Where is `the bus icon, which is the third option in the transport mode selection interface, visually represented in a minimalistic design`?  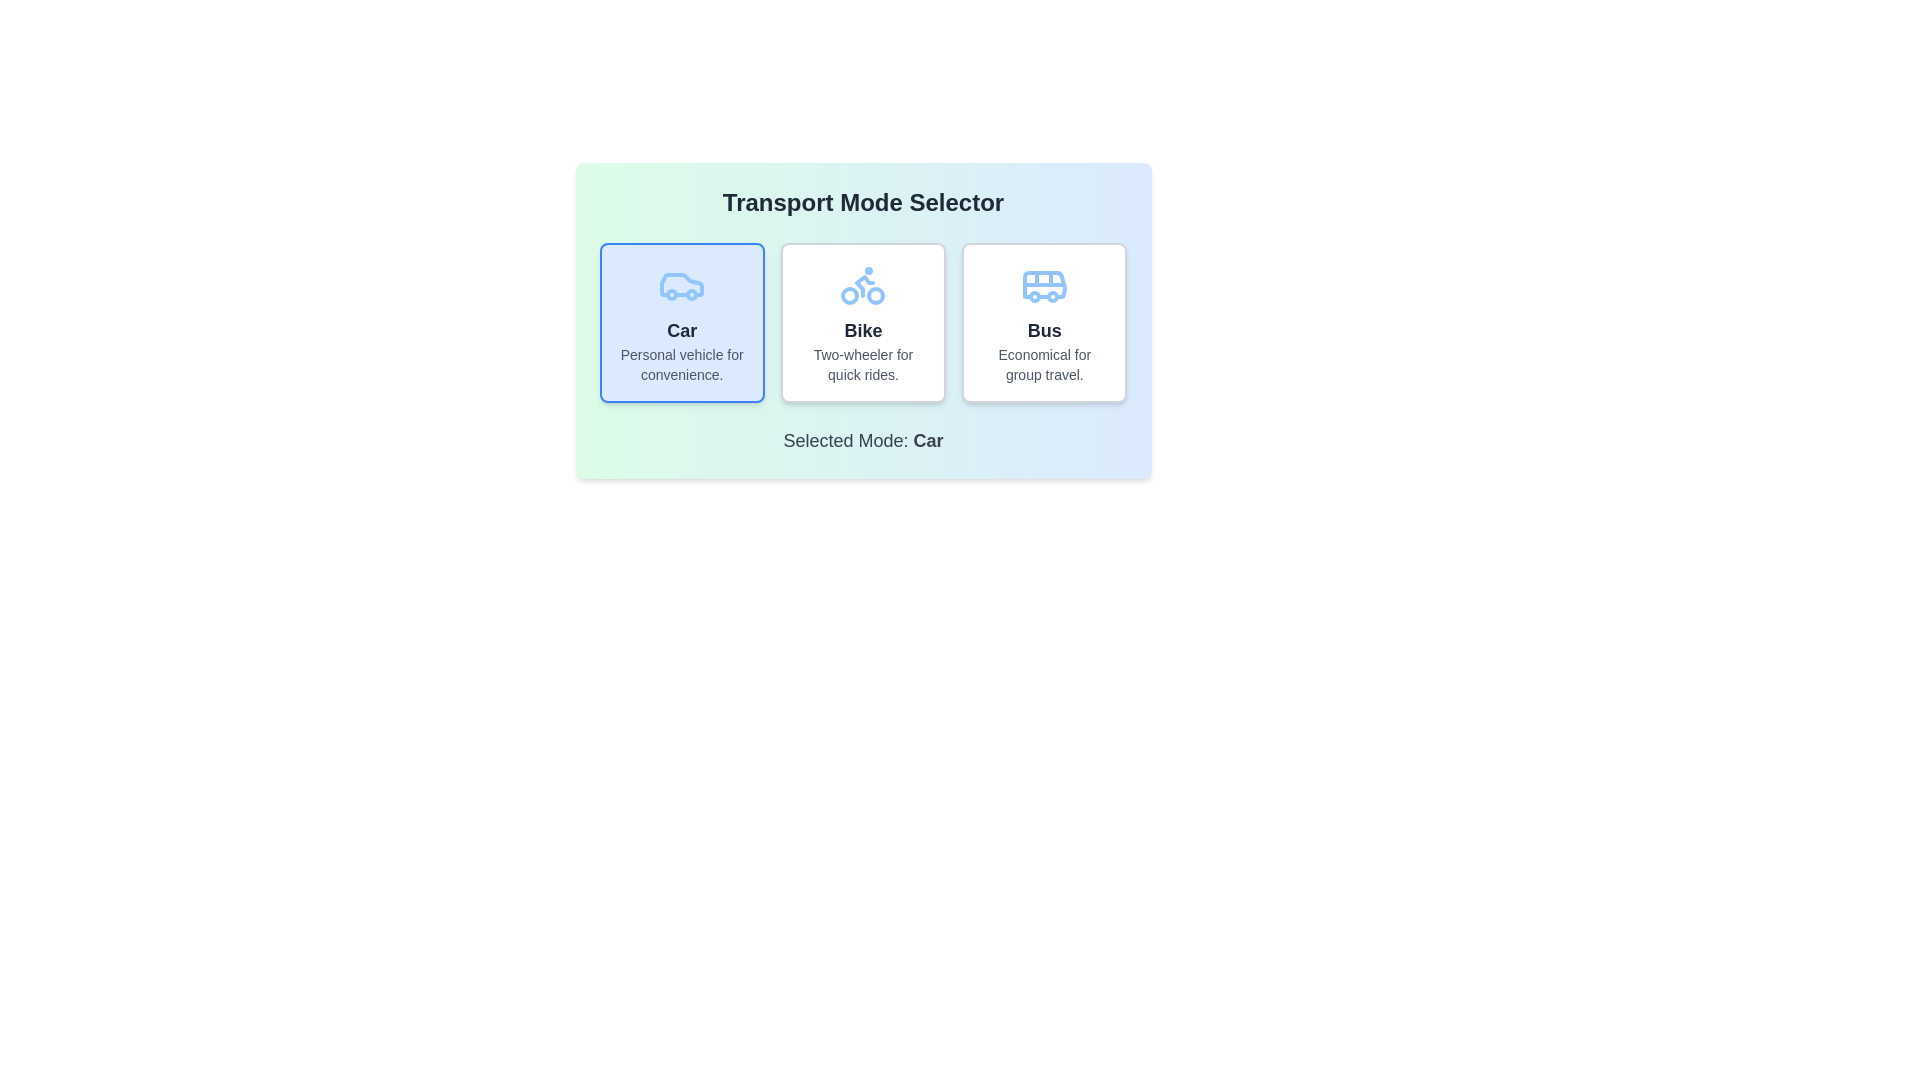
the bus icon, which is the third option in the transport mode selection interface, visually represented in a minimalistic design is located at coordinates (1043, 285).